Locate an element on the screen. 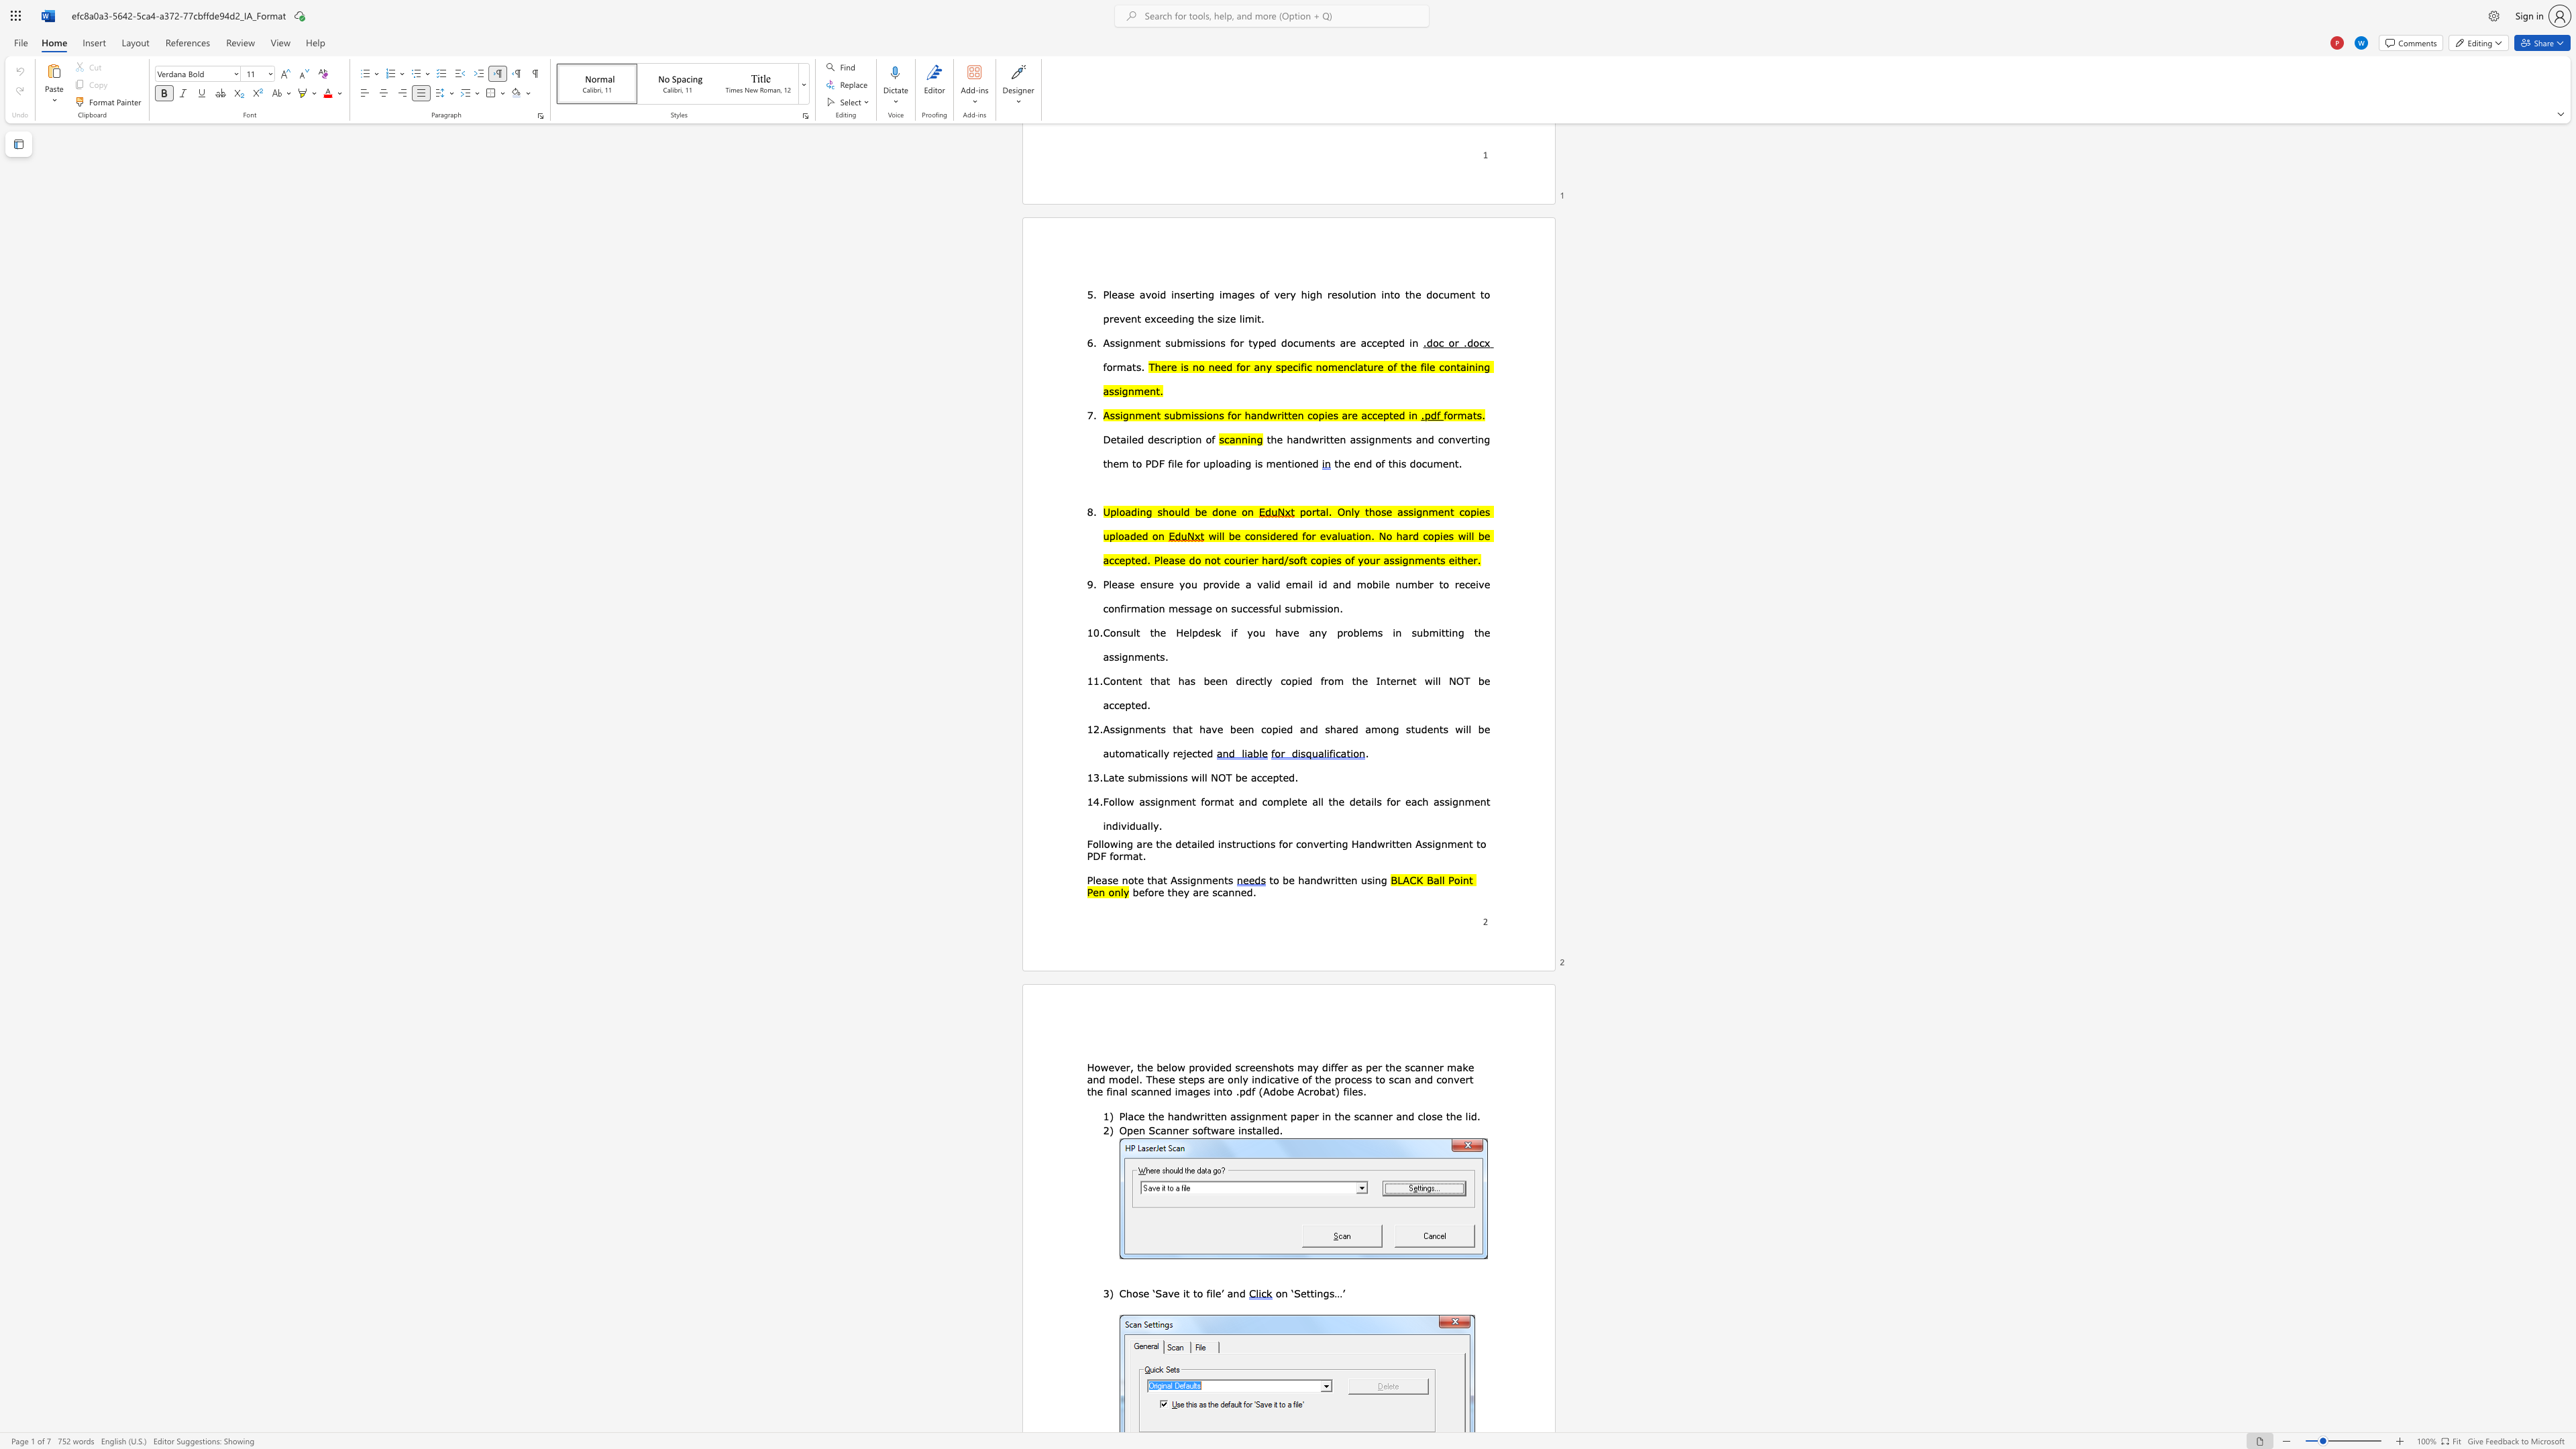  the subset text "ng" within the text "converting" is located at coordinates (1335, 843).